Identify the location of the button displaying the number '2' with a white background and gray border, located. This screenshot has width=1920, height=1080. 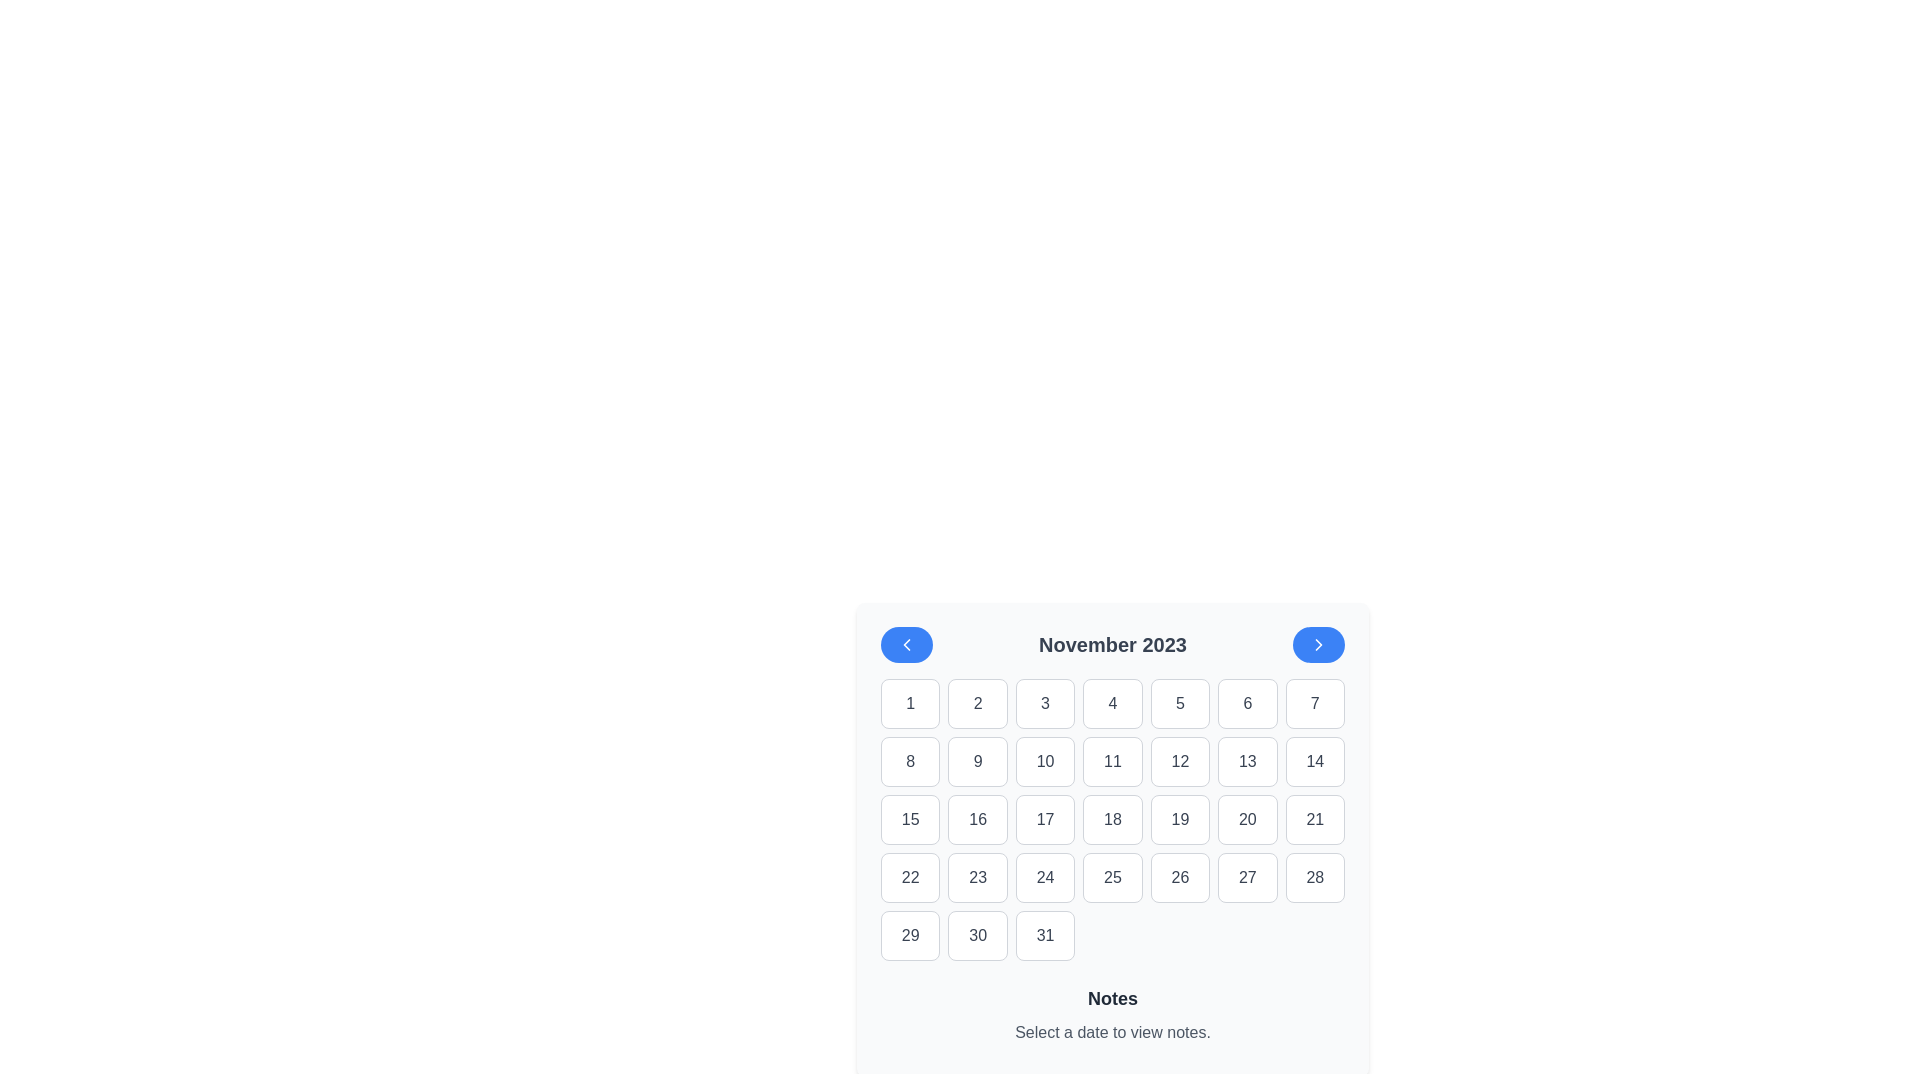
(978, 703).